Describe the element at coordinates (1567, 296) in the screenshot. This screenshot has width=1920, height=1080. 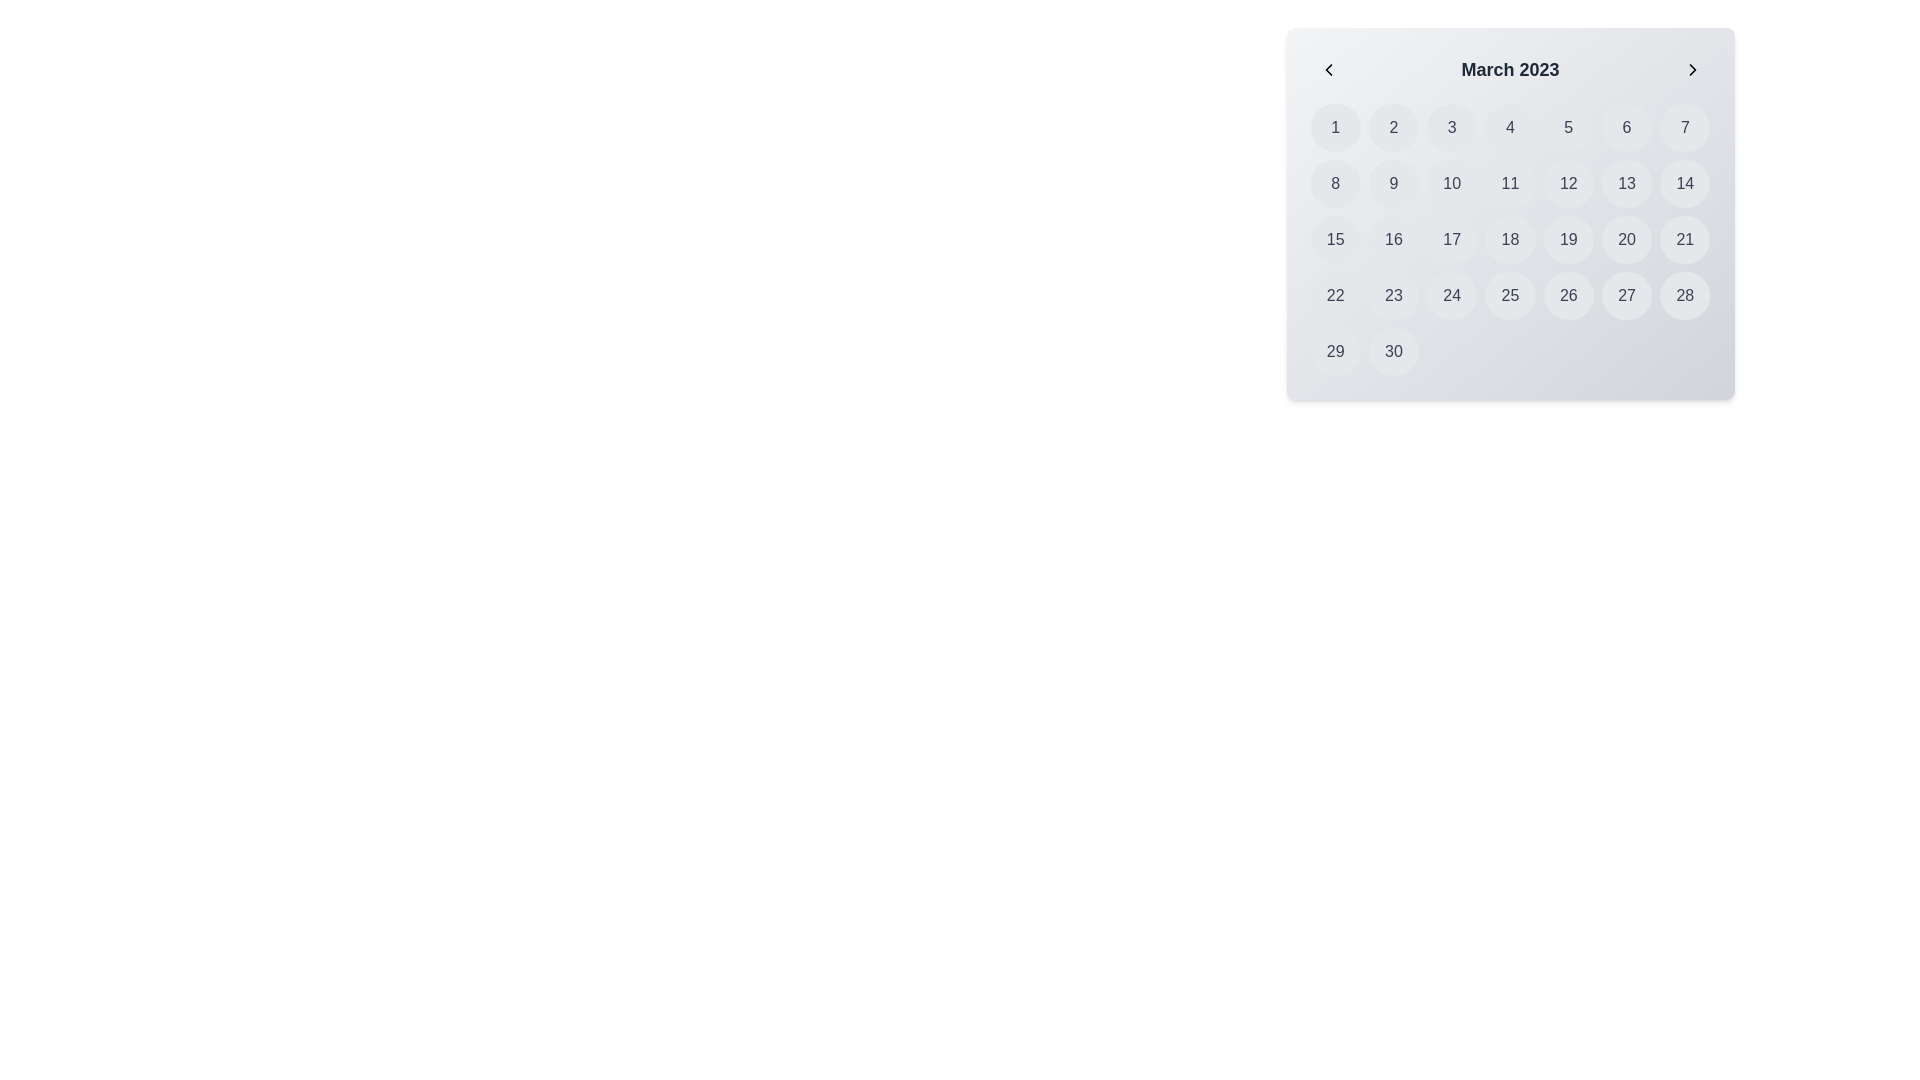
I see `the rounded button displaying the number '26'` at that location.